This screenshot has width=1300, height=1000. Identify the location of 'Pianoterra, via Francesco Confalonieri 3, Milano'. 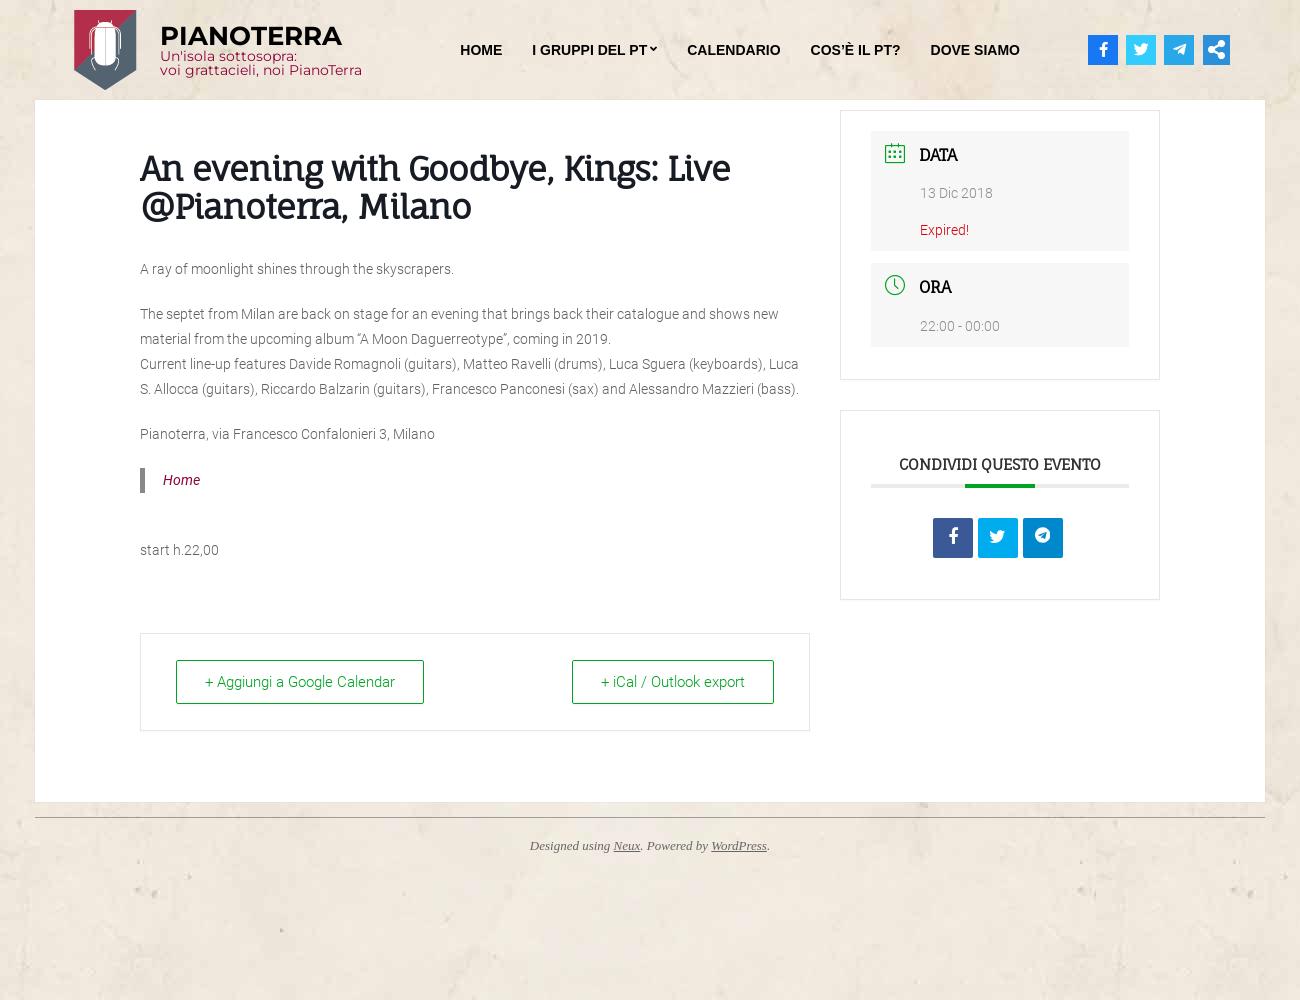
(287, 434).